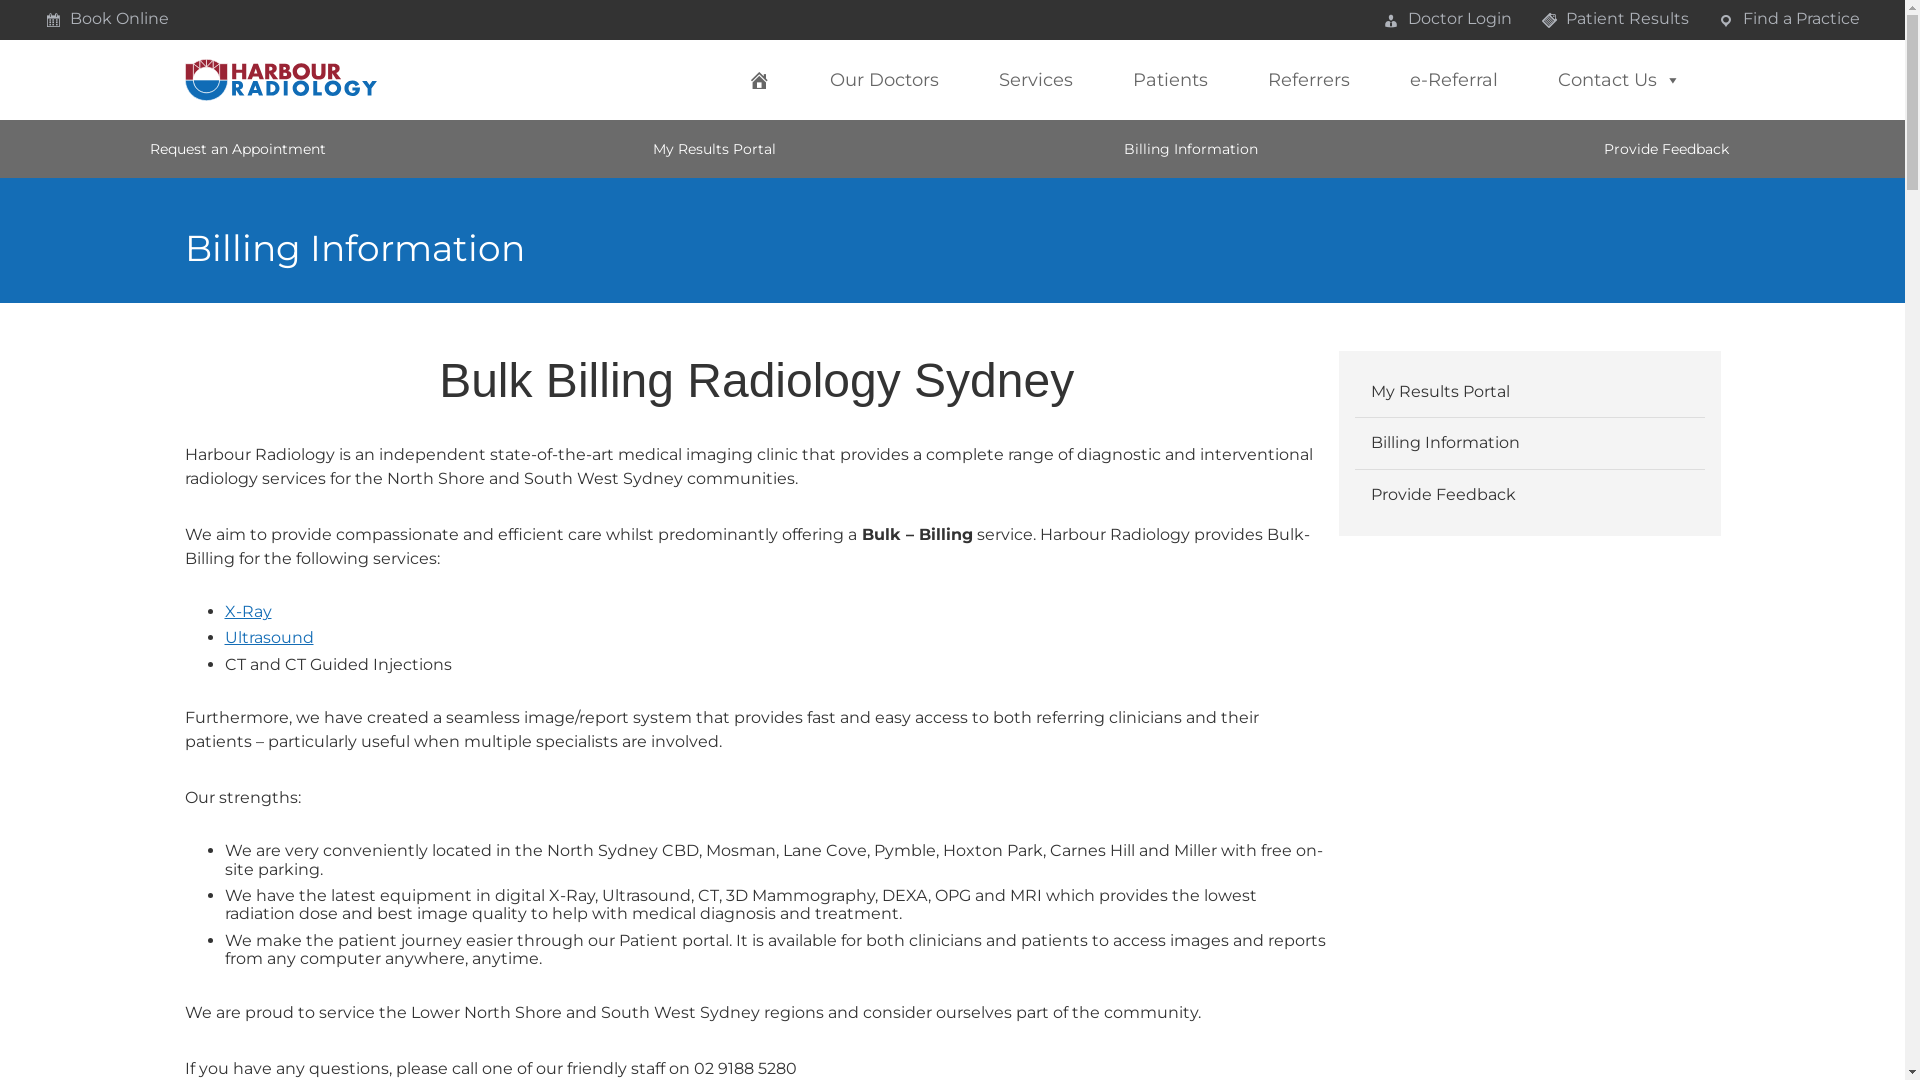 This screenshot has width=1920, height=1080. What do you see at coordinates (246, 610) in the screenshot?
I see `'X-Ray'` at bounding box center [246, 610].